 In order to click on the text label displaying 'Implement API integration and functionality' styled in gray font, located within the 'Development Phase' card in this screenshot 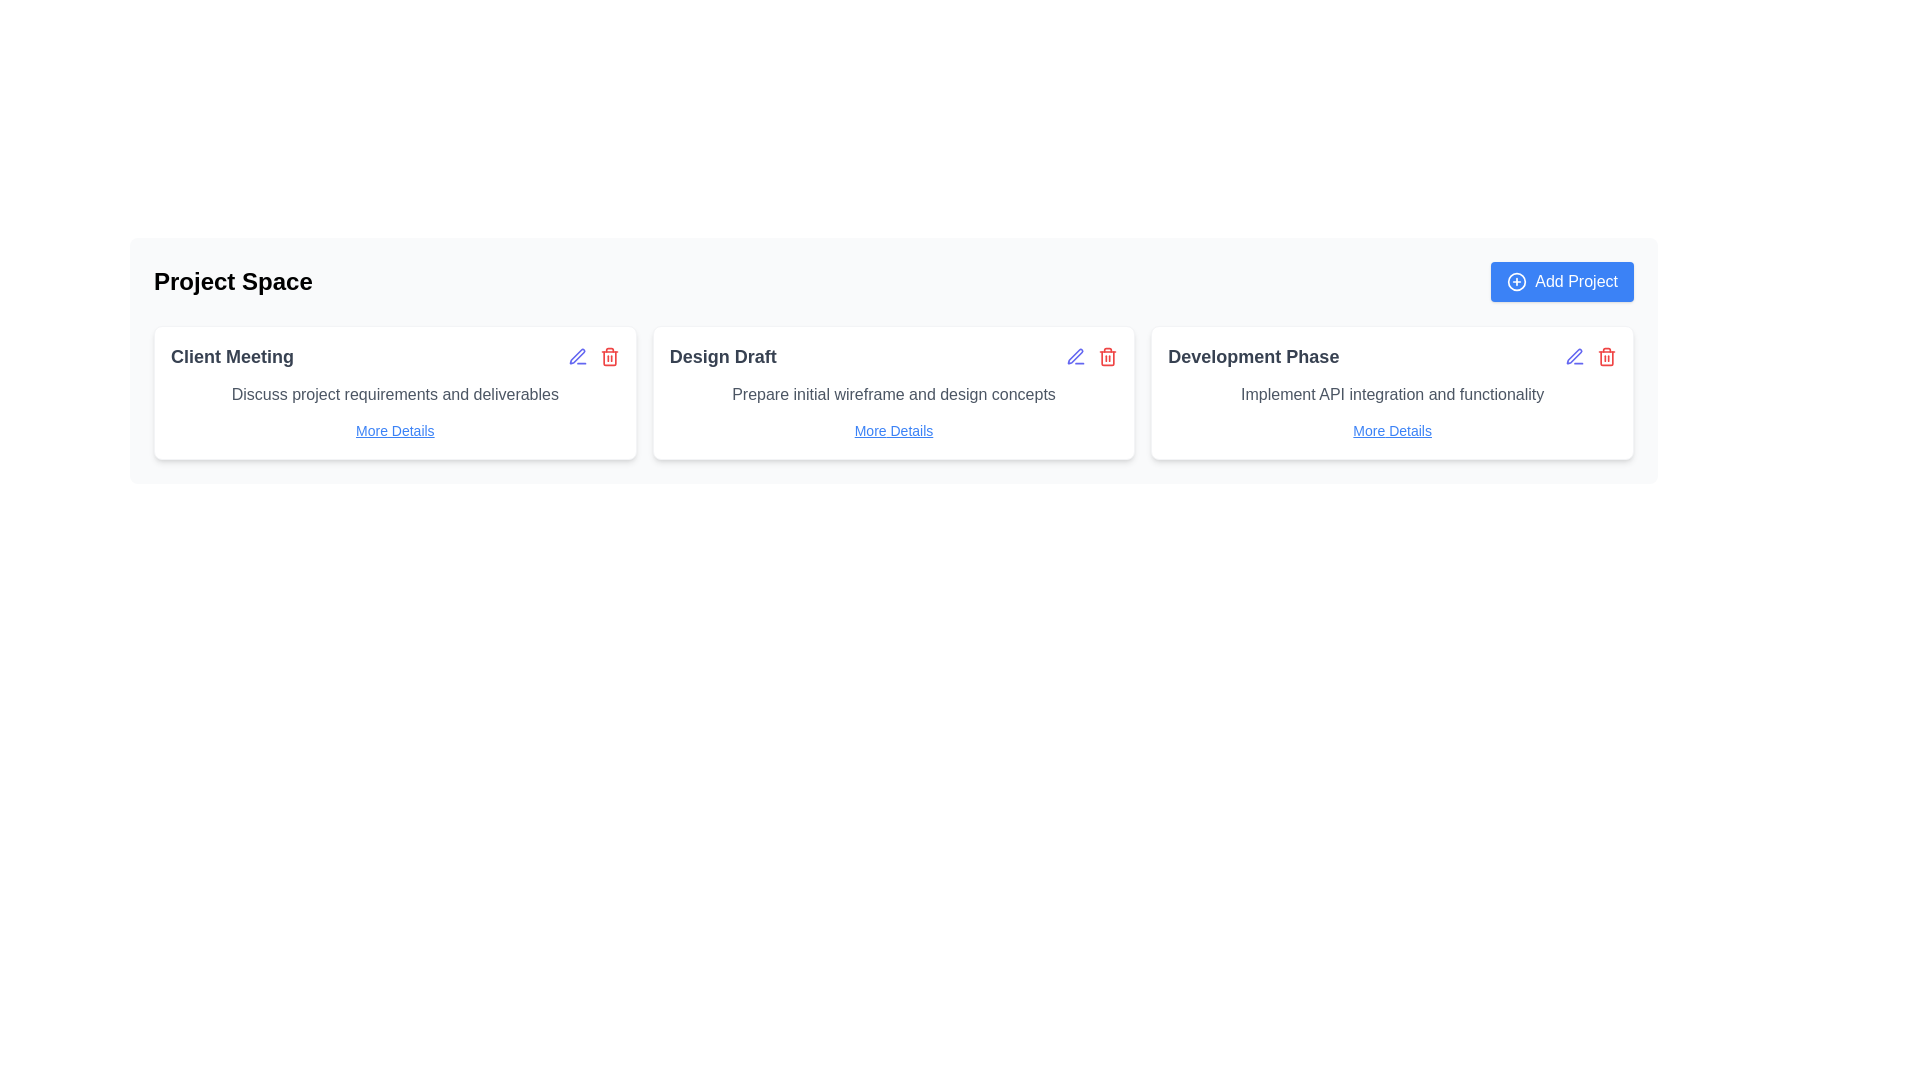, I will do `click(1391, 394)`.